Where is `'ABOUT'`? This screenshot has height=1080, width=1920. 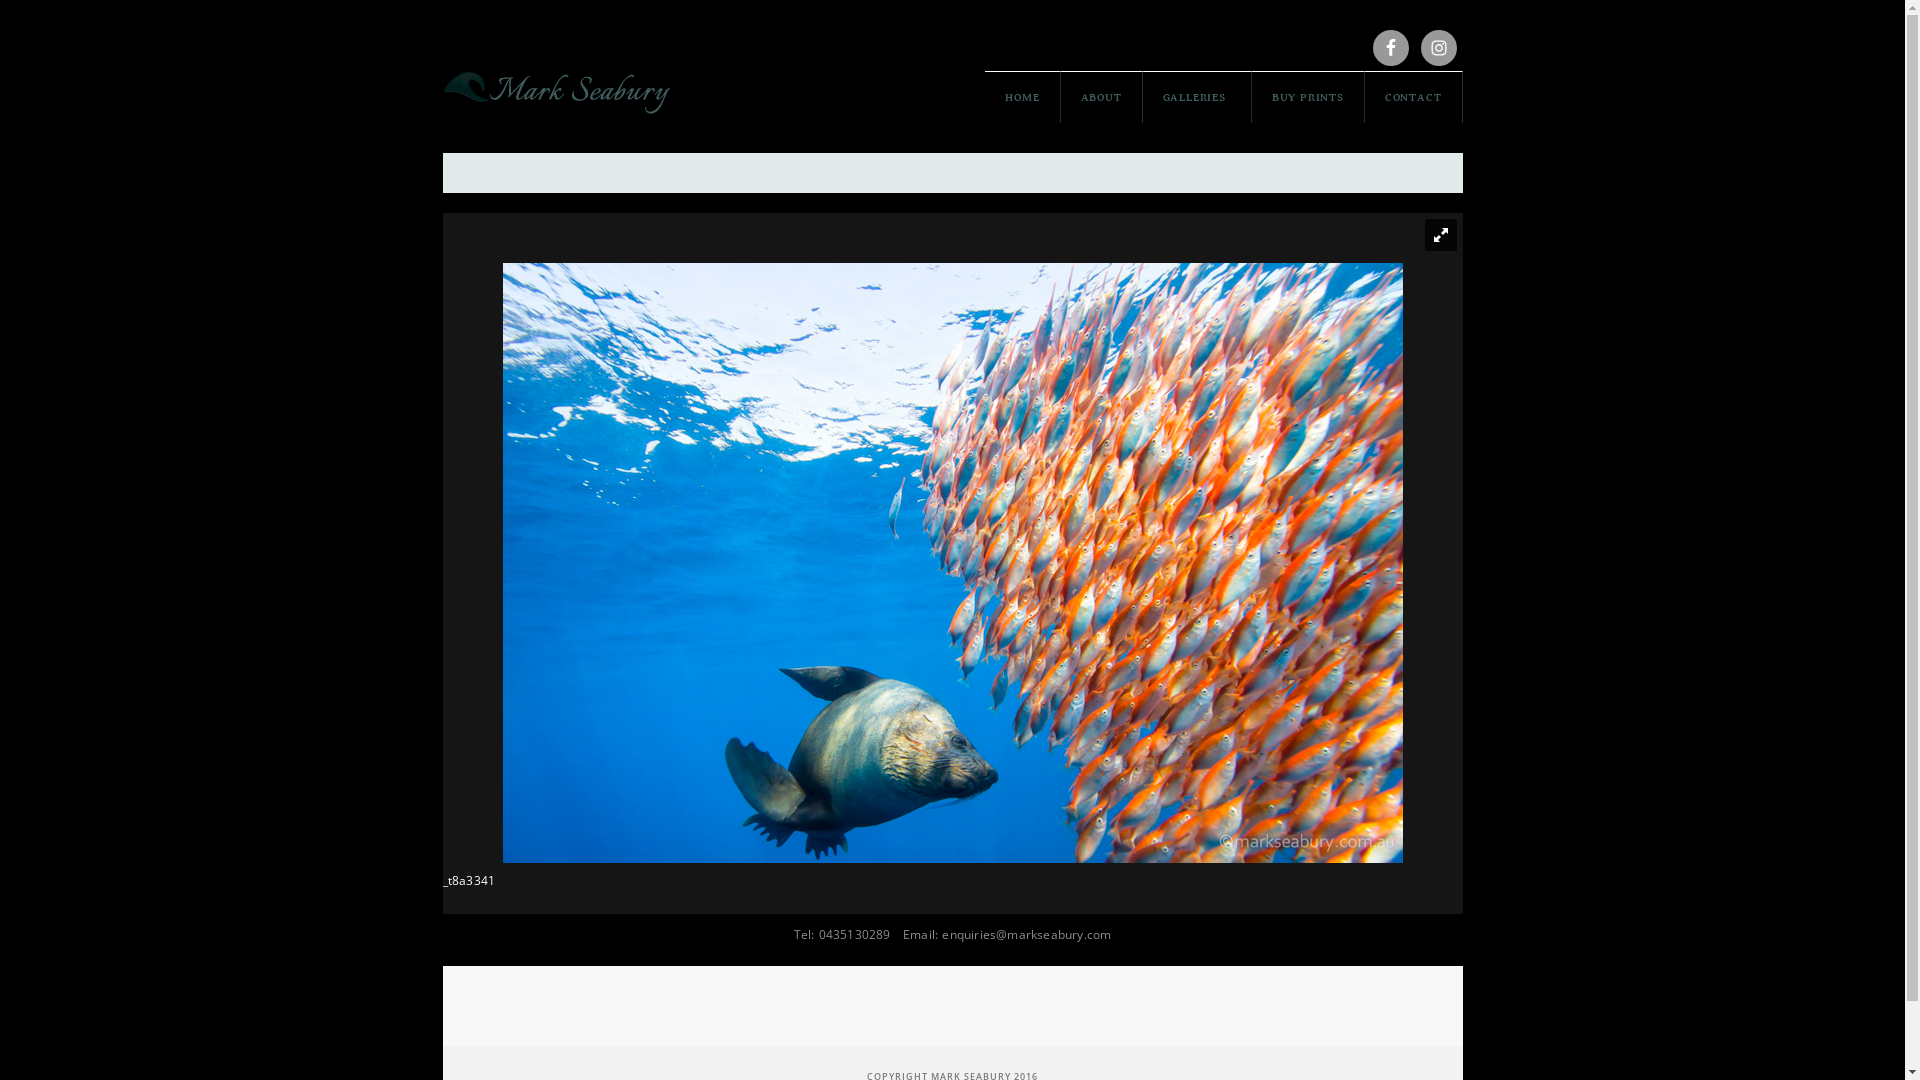
'ABOUT' is located at coordinates (1059, 96).